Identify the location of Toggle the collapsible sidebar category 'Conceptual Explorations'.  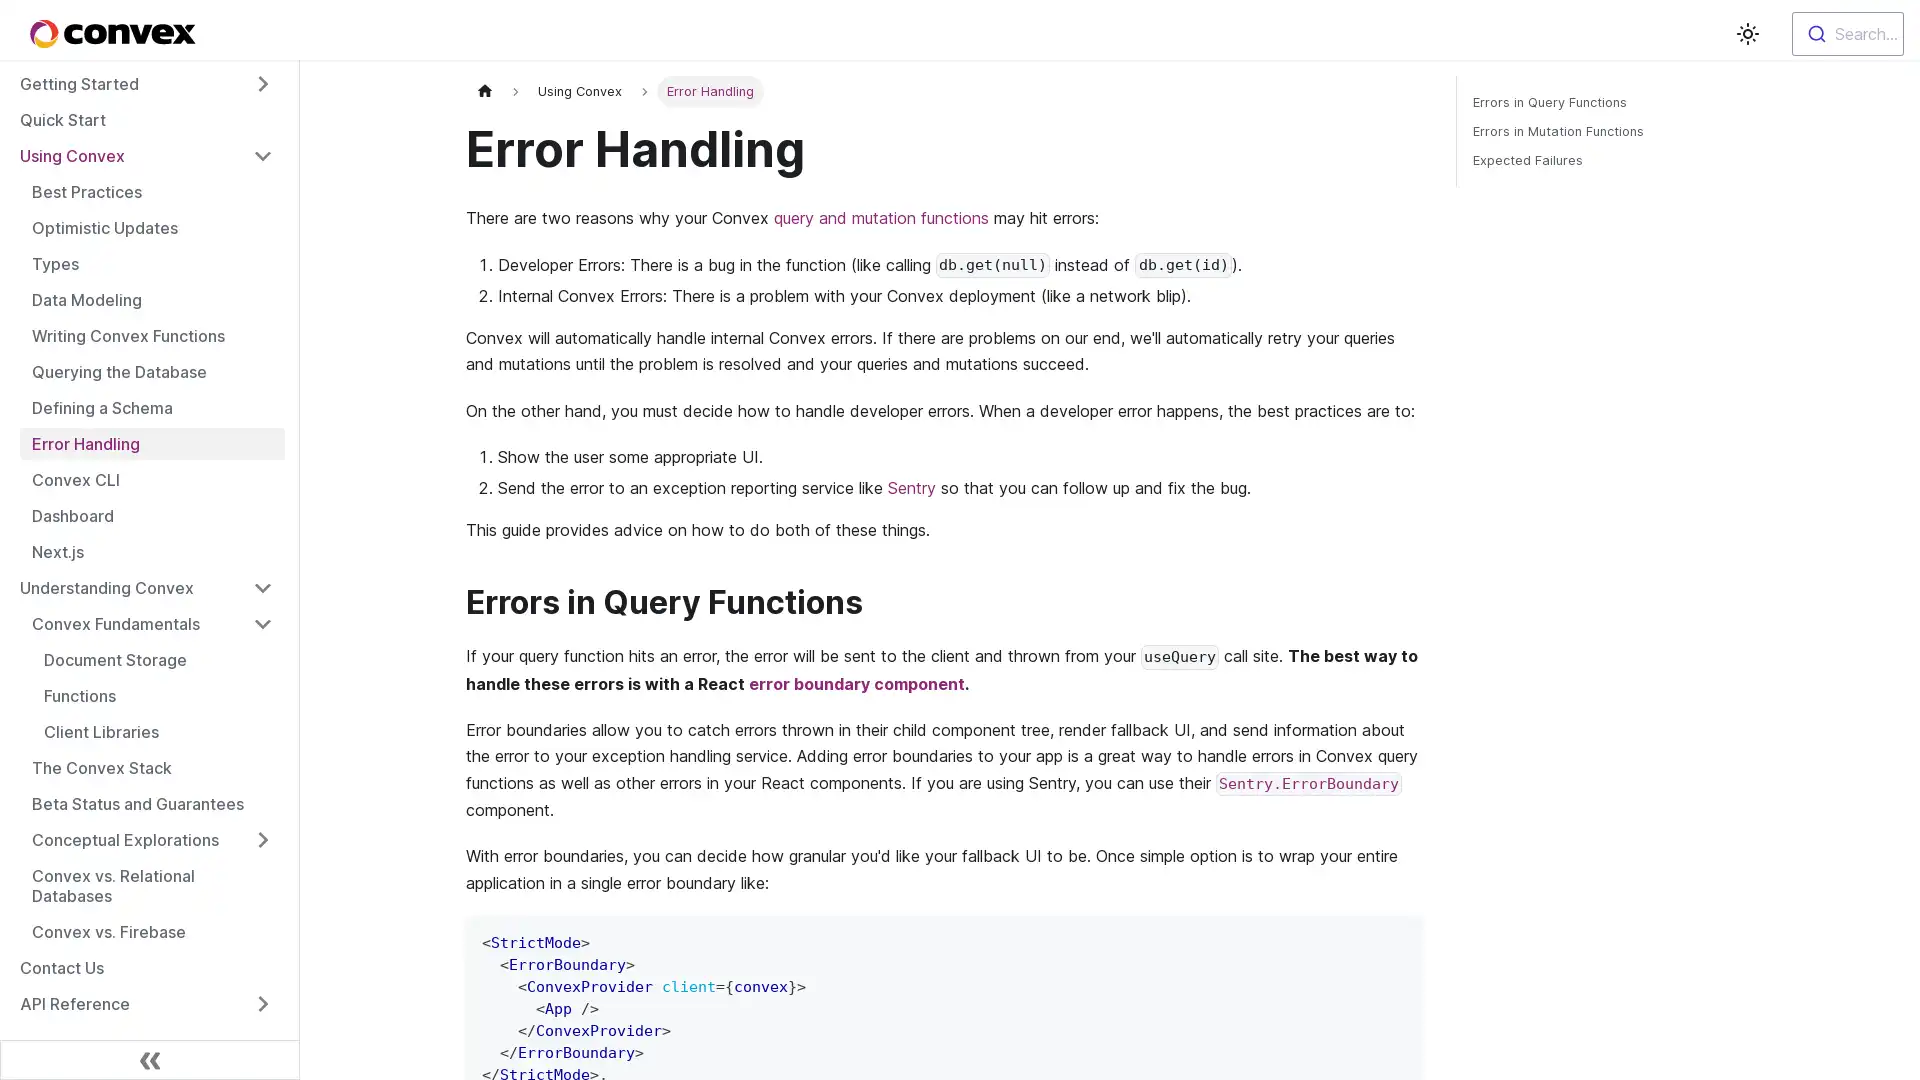
(262, 840).